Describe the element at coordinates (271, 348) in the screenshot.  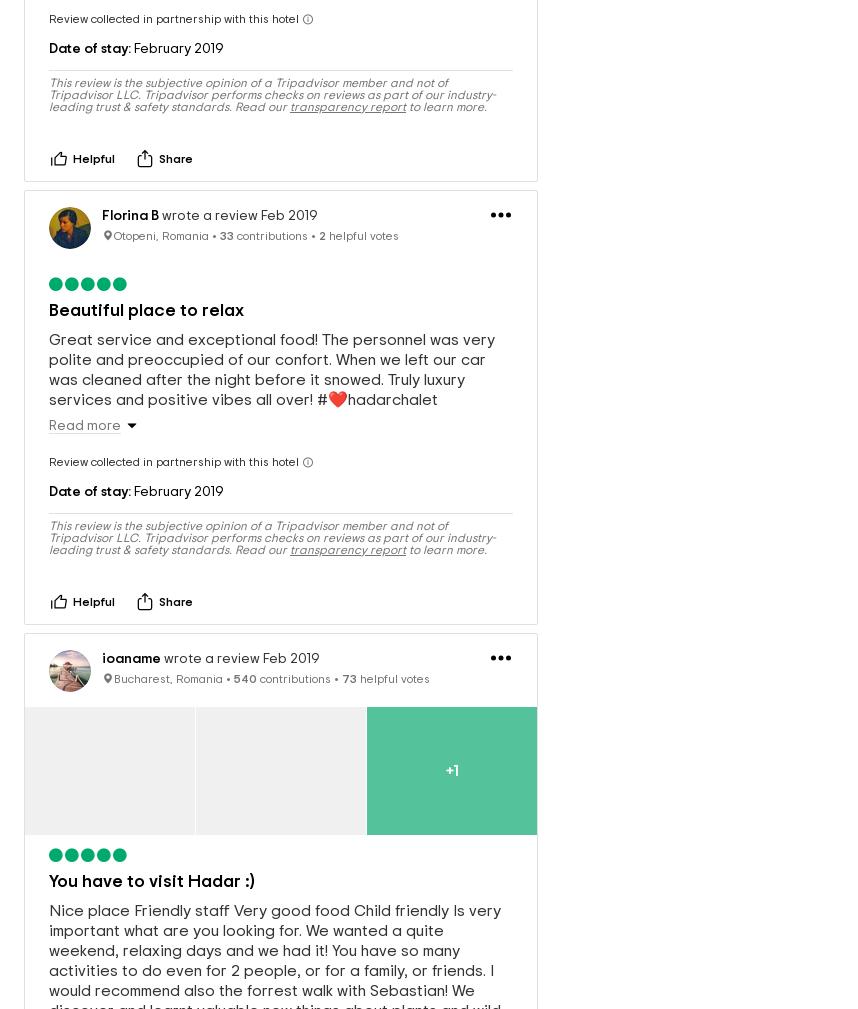
I see `'Great service and exceptional food! The personnel was very polite and preoccupied of our confort. When we left our car was cleaned after the night before it snowed. Truly luxury services and positive vibes all over!  #❤️hadarchalet'` at that location.